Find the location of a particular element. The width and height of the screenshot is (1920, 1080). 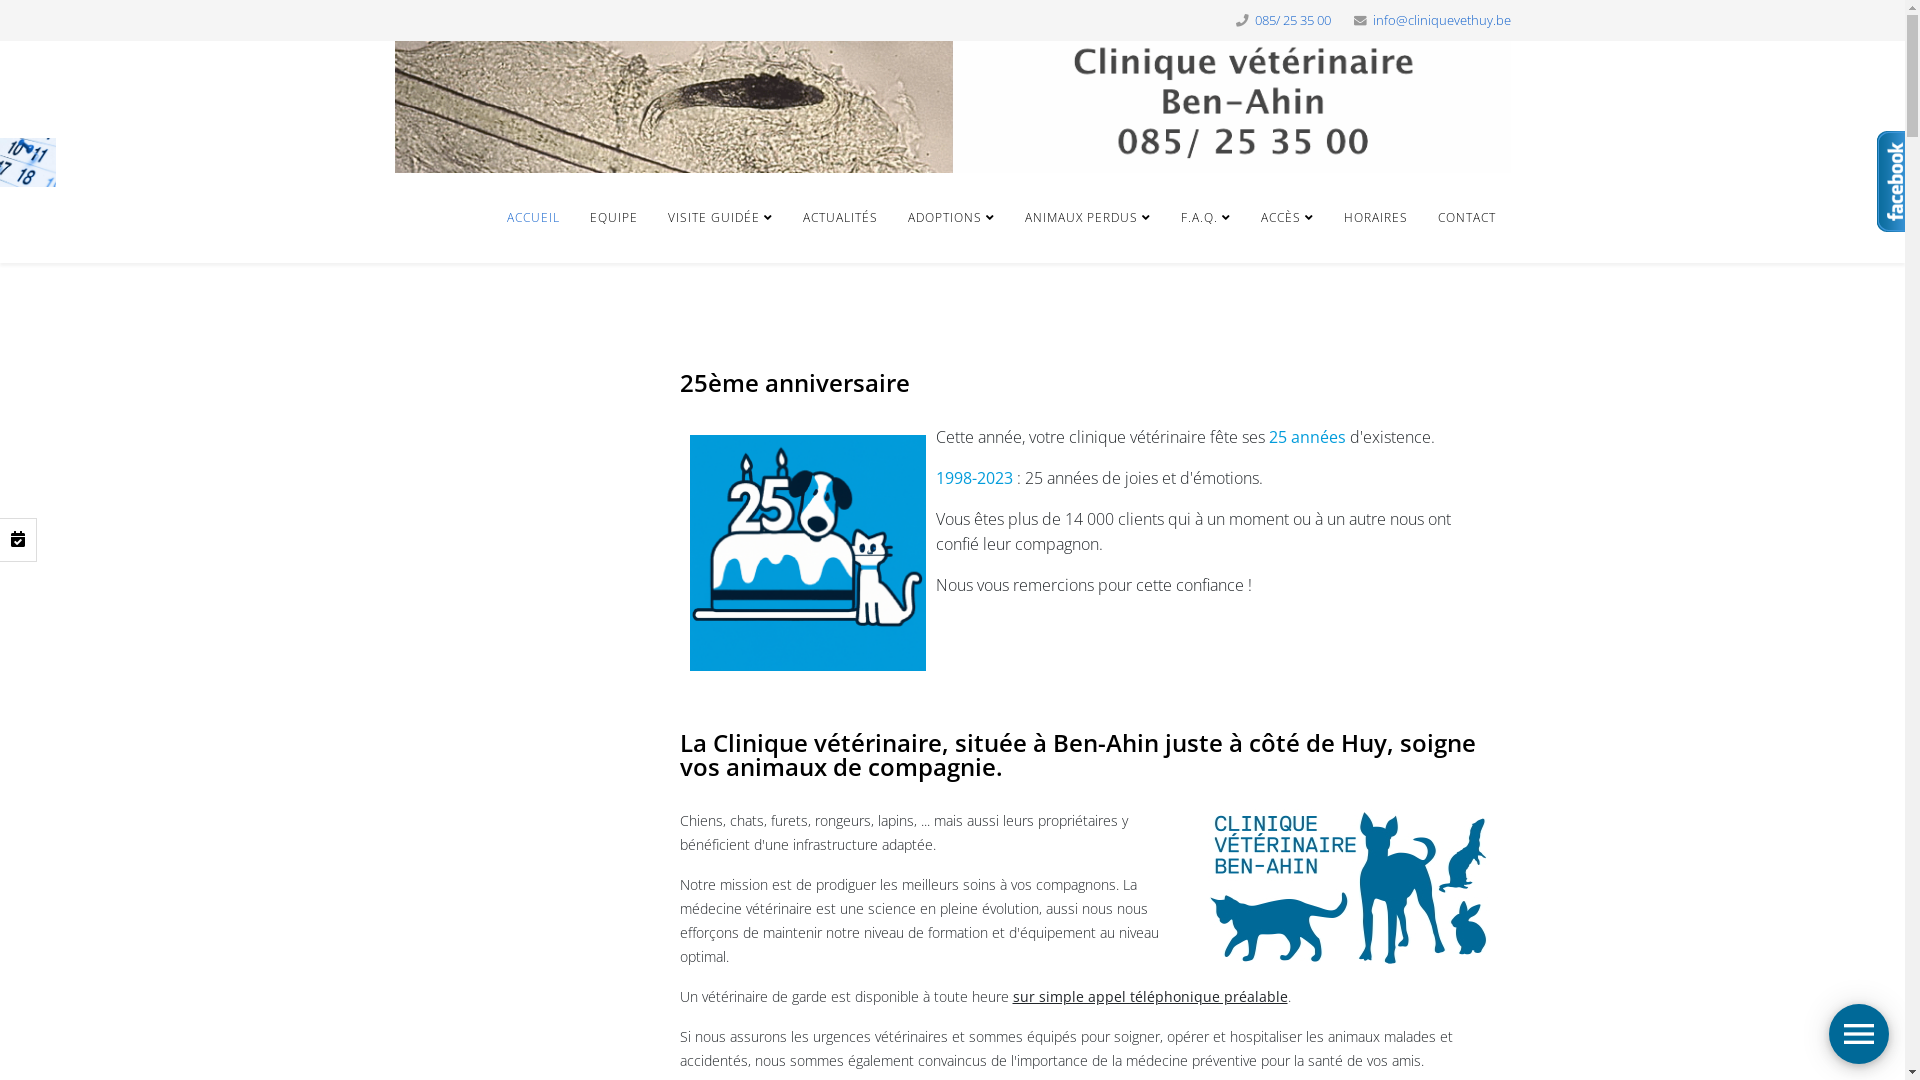

'ADOPTIONS' is located at coordinates (949, 218).